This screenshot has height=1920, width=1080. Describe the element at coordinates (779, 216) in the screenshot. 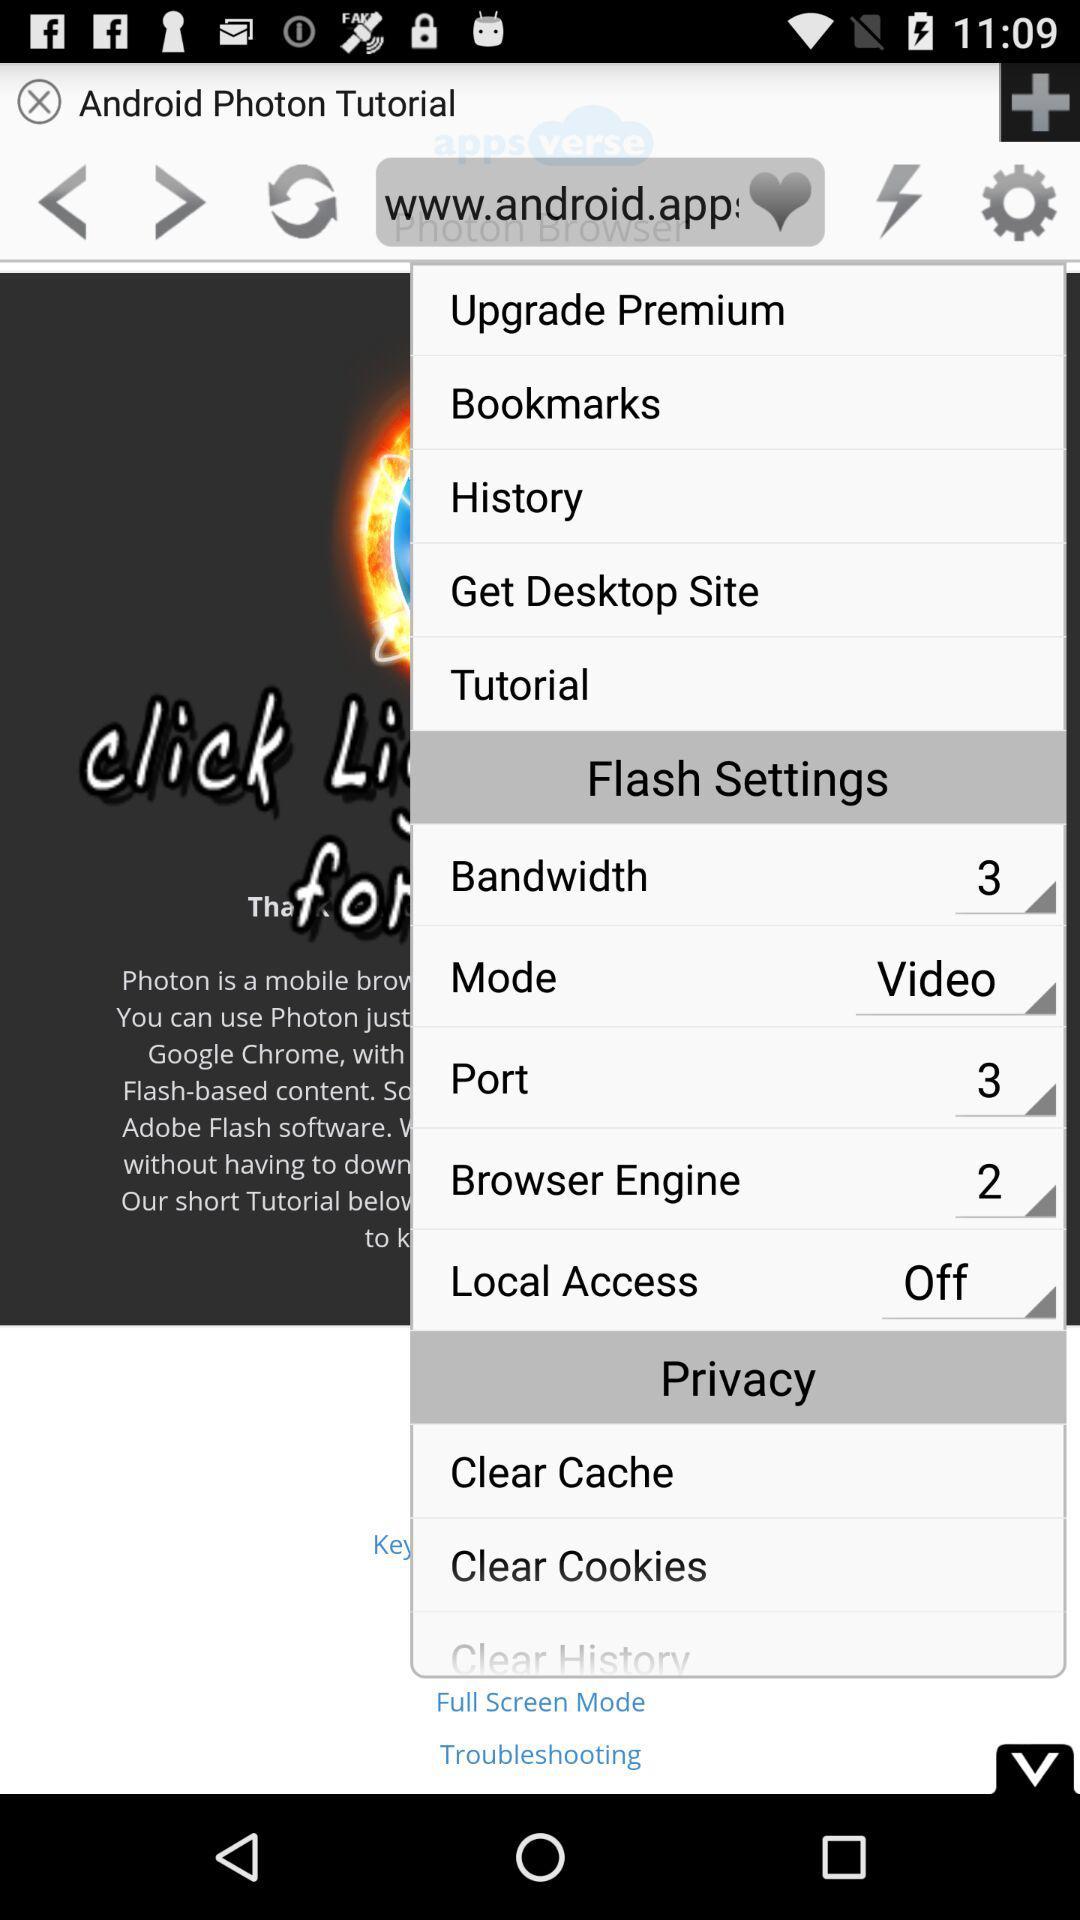

I see `the favorite icon` at that location.